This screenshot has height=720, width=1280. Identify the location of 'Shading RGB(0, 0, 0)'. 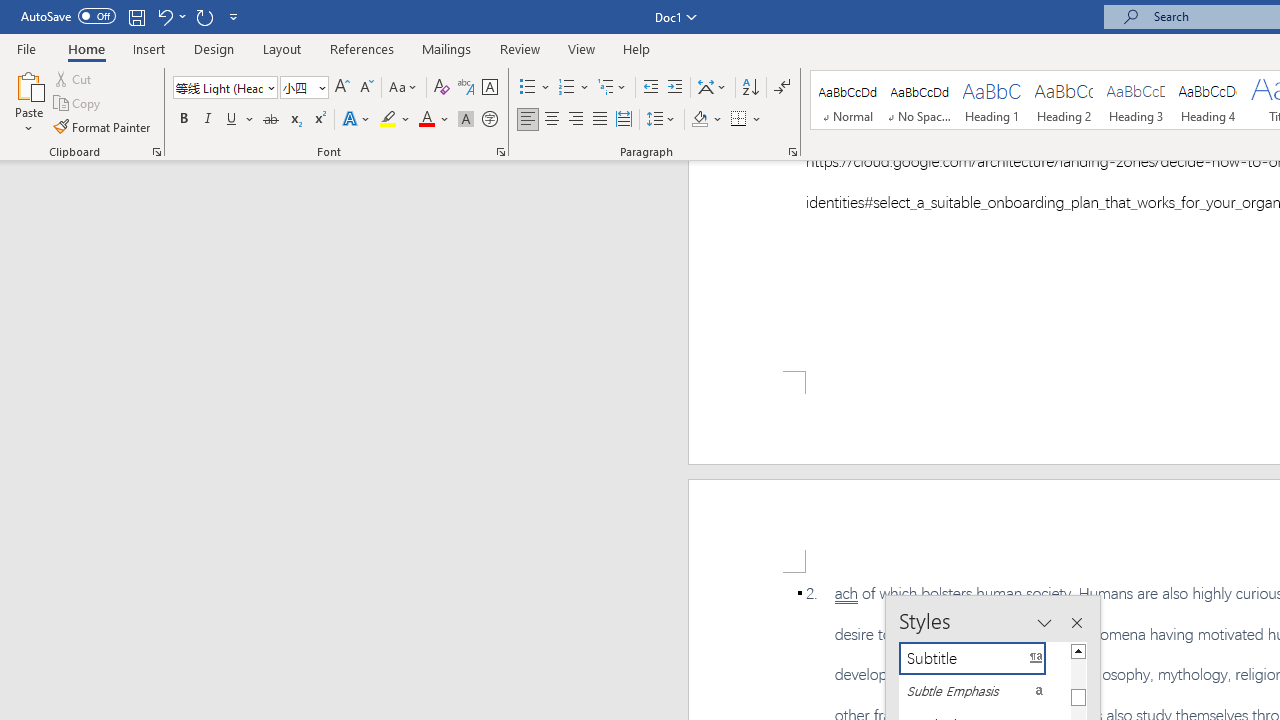
(699, 119).